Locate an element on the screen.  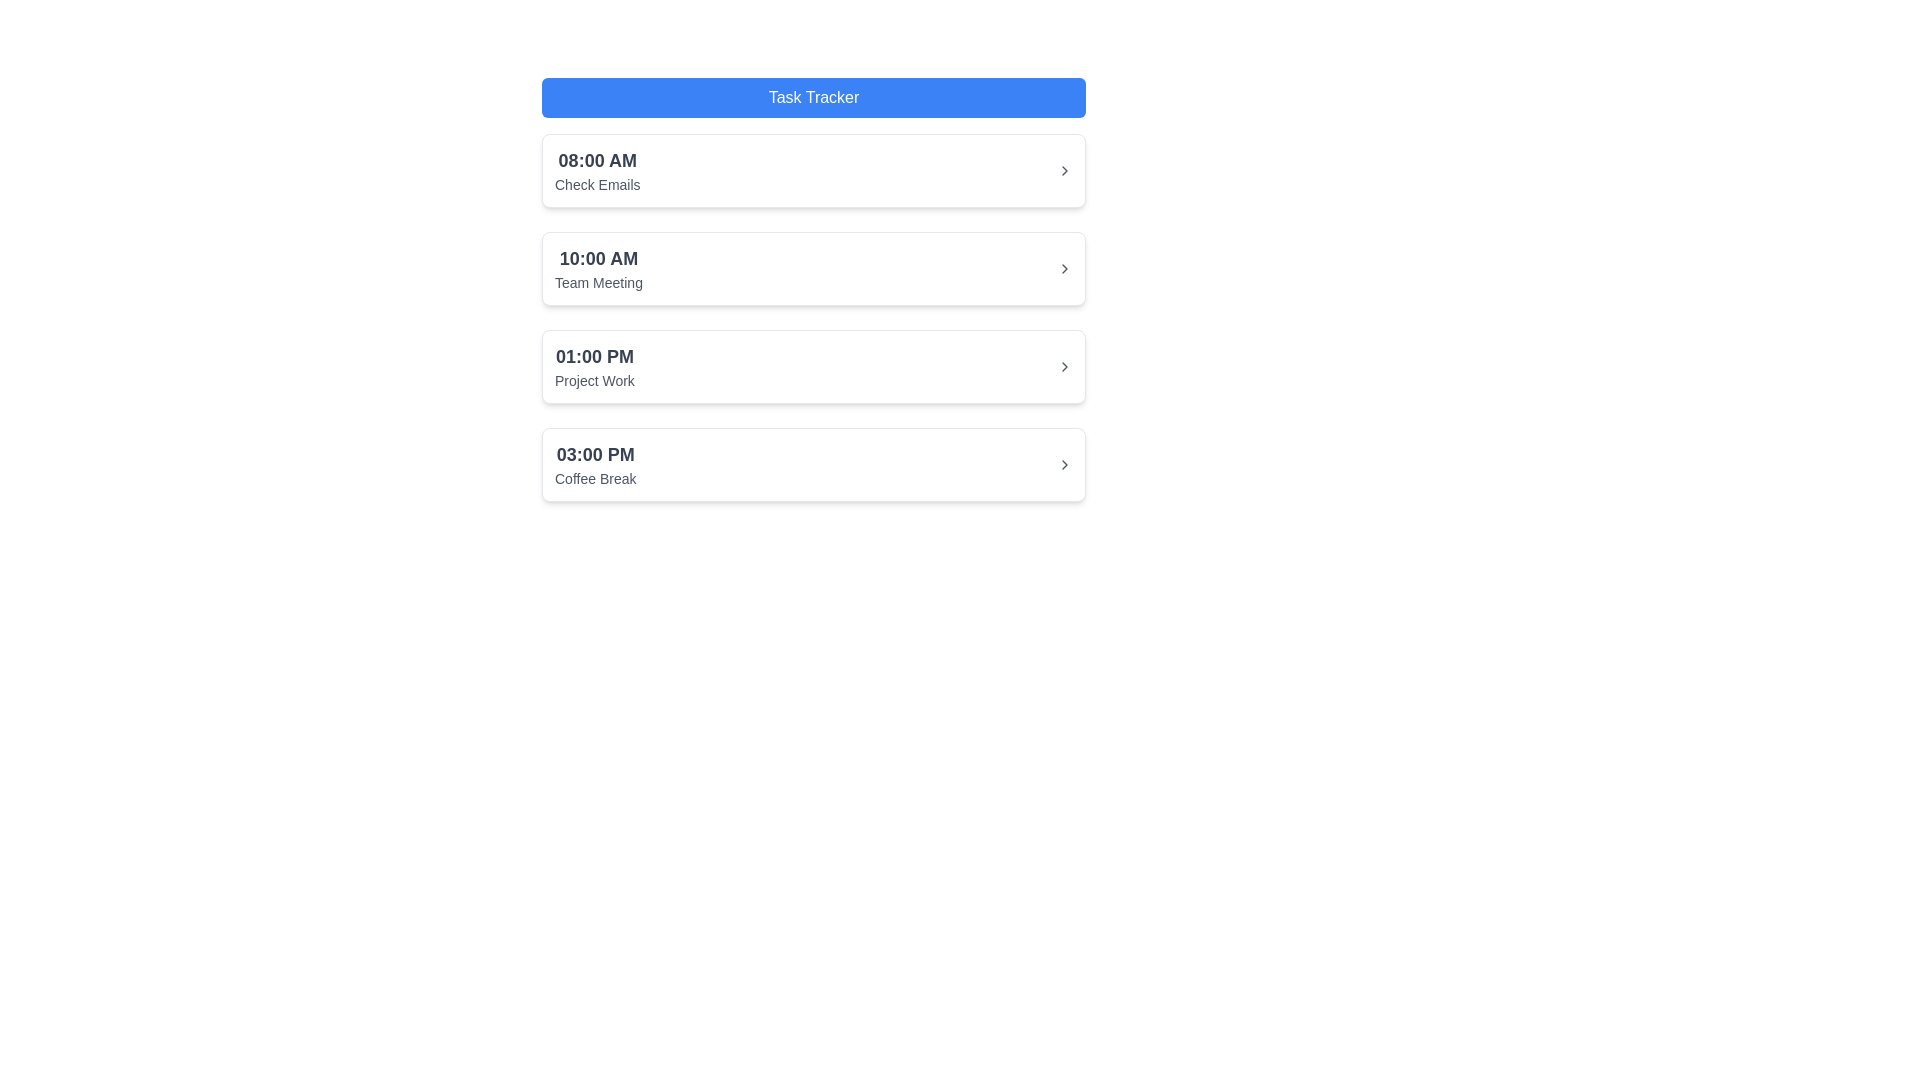
the informational block that displays a scheduled task or event, positioned third in a vertical list between '10:00 AM Team Meeting' above and '03:00 PM Coffee Break' below is located at coordinates (594, 366).